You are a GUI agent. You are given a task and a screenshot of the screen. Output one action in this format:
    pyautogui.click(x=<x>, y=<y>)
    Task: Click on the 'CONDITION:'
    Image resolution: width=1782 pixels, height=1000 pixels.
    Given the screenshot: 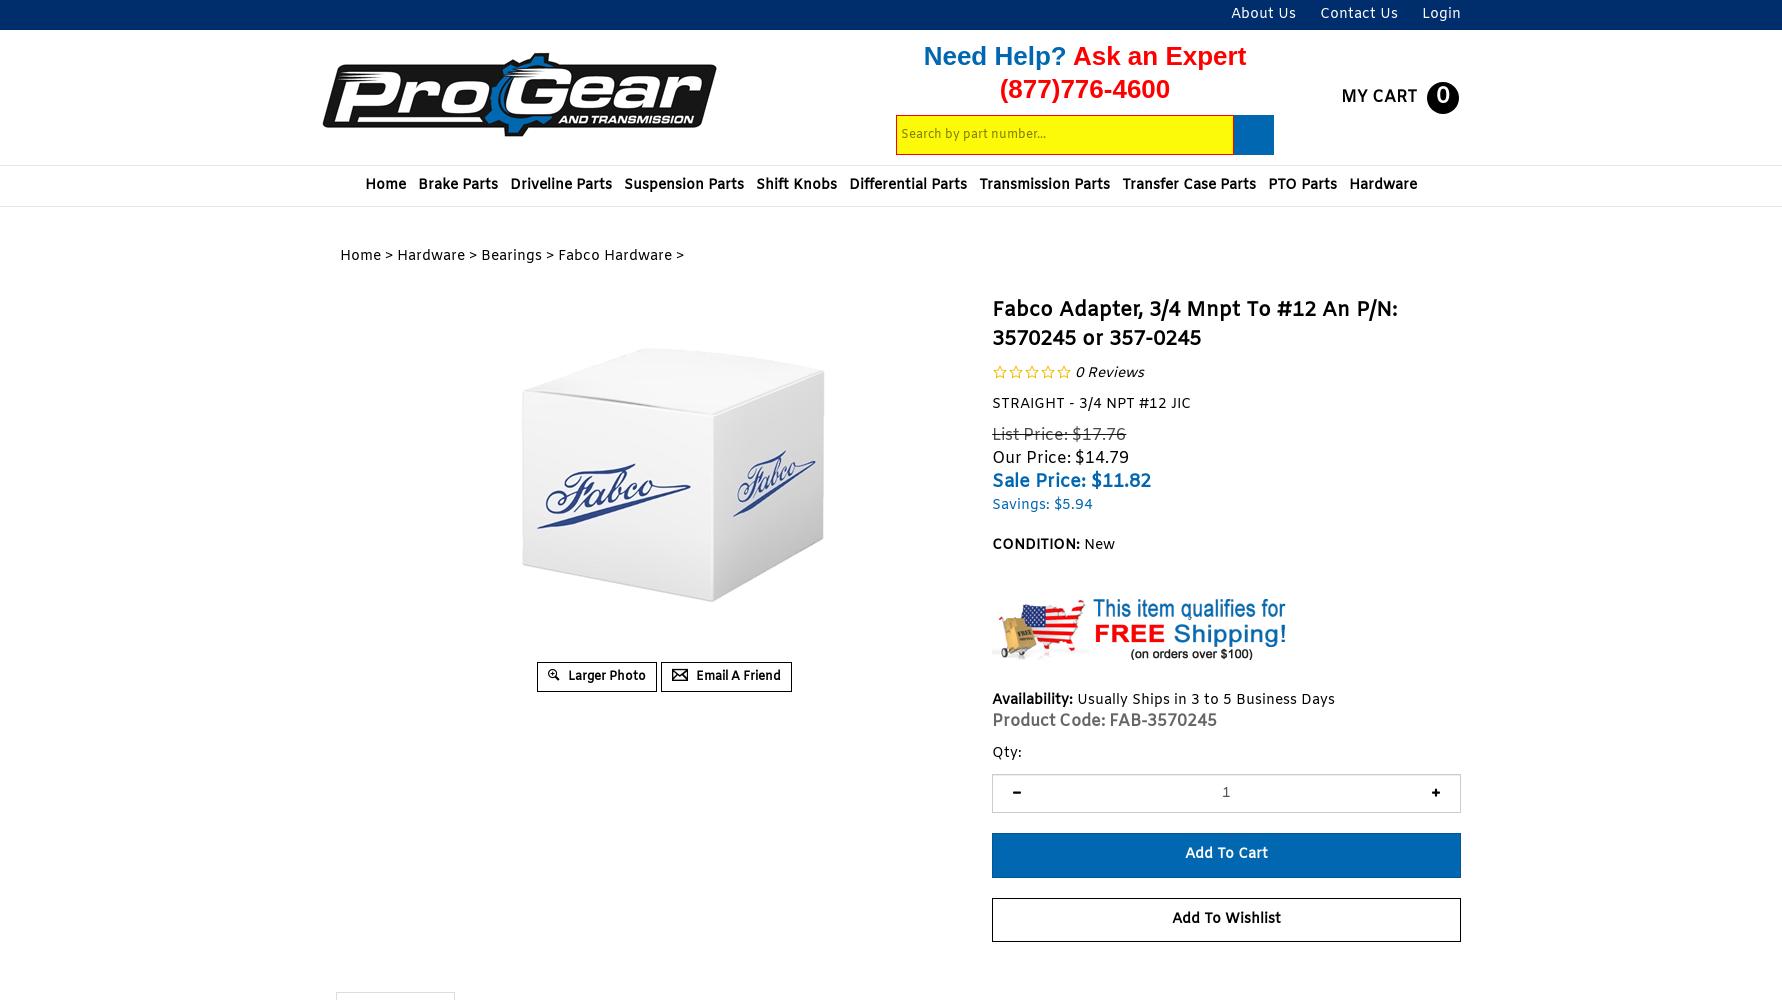 What is the action you would take?
    pyautogui.click(x=1035, y=545)
    